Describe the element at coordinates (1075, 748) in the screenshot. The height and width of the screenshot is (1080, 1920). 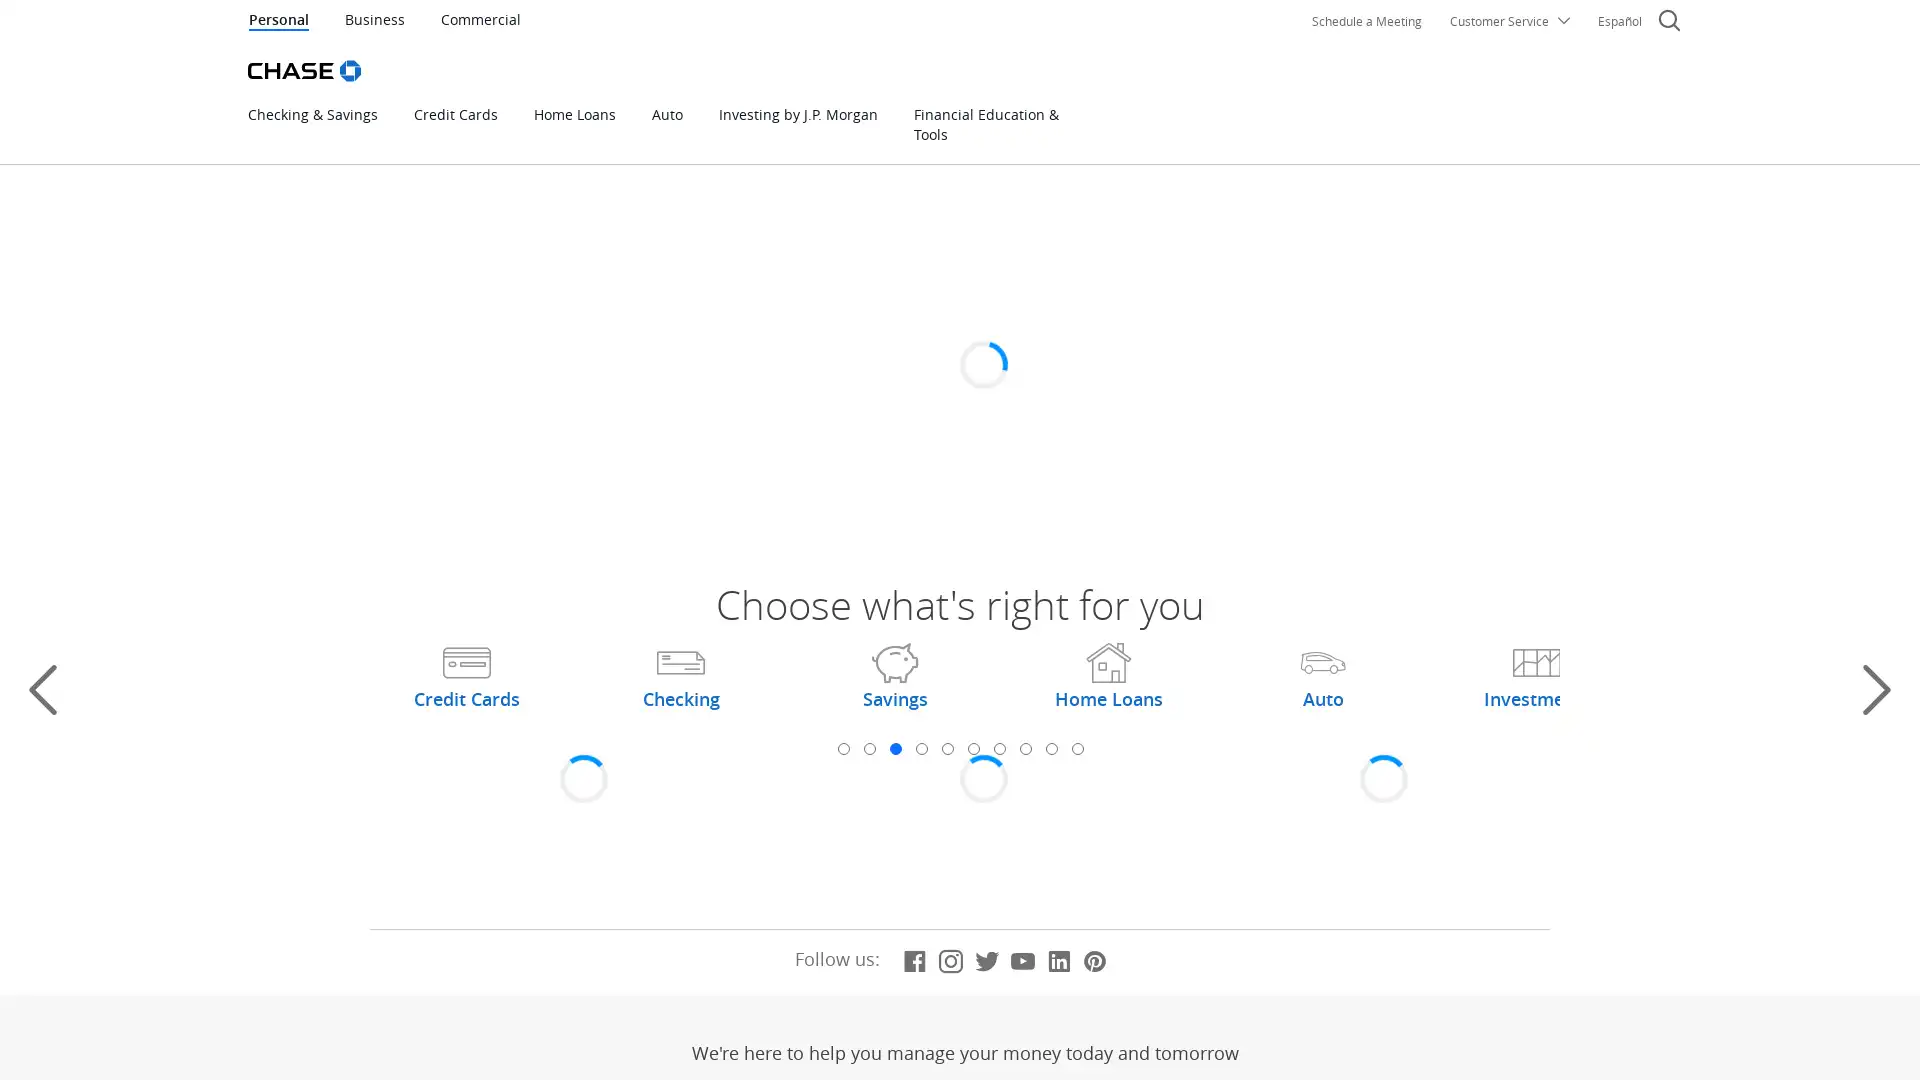
I see `Slide 10 of 10` at that location.